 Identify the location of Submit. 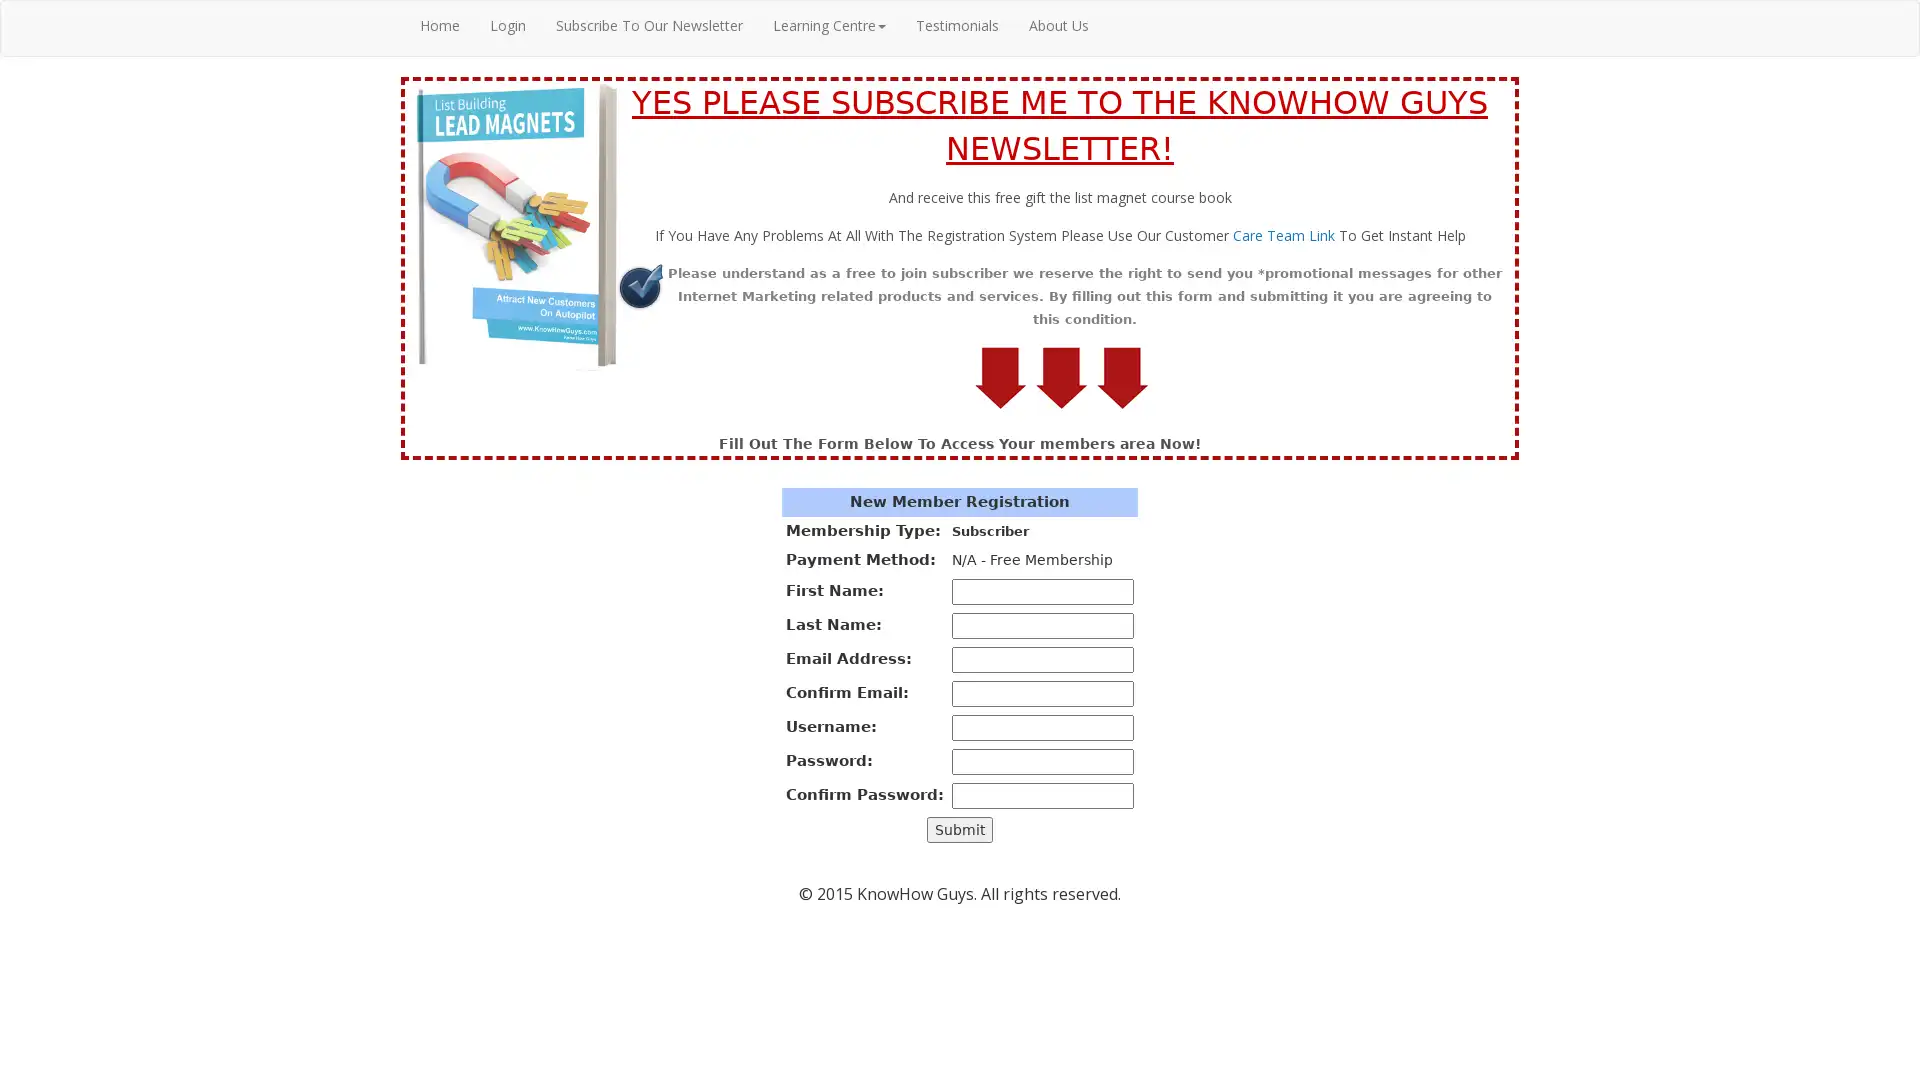
(960, 829).